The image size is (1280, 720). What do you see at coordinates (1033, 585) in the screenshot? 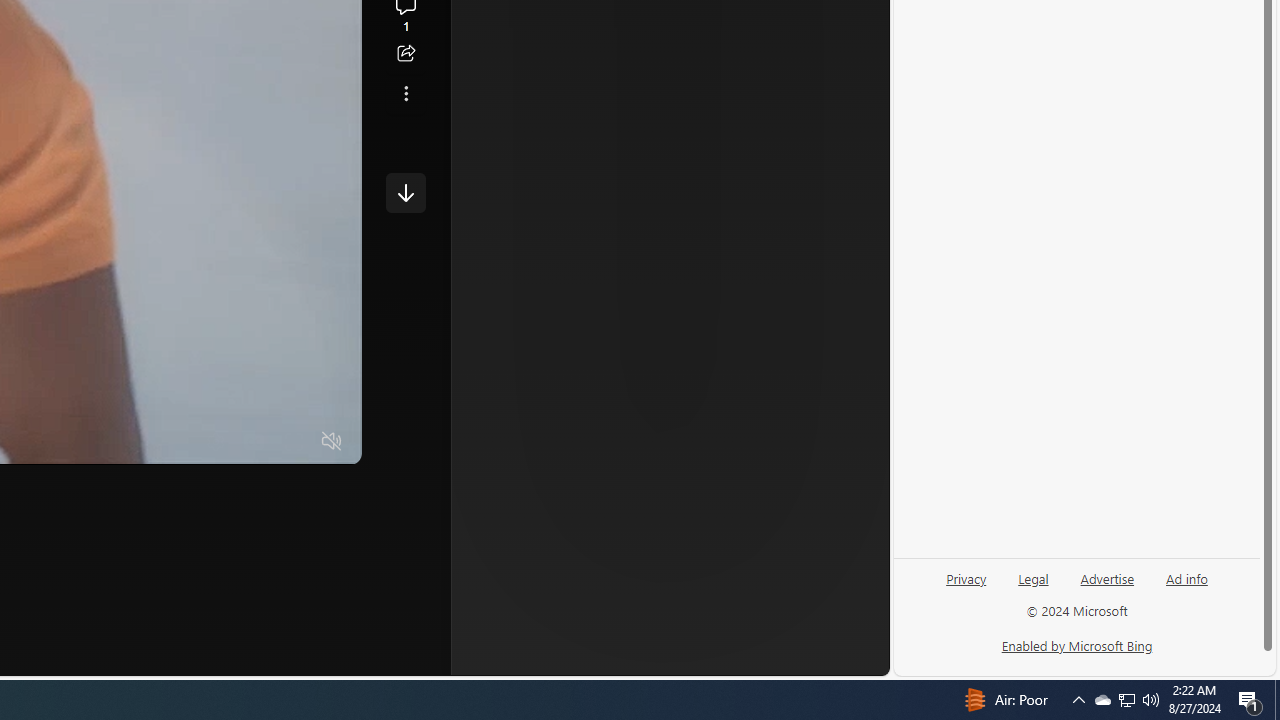
I see `'Legal'` at bounding box center [1033, 585].